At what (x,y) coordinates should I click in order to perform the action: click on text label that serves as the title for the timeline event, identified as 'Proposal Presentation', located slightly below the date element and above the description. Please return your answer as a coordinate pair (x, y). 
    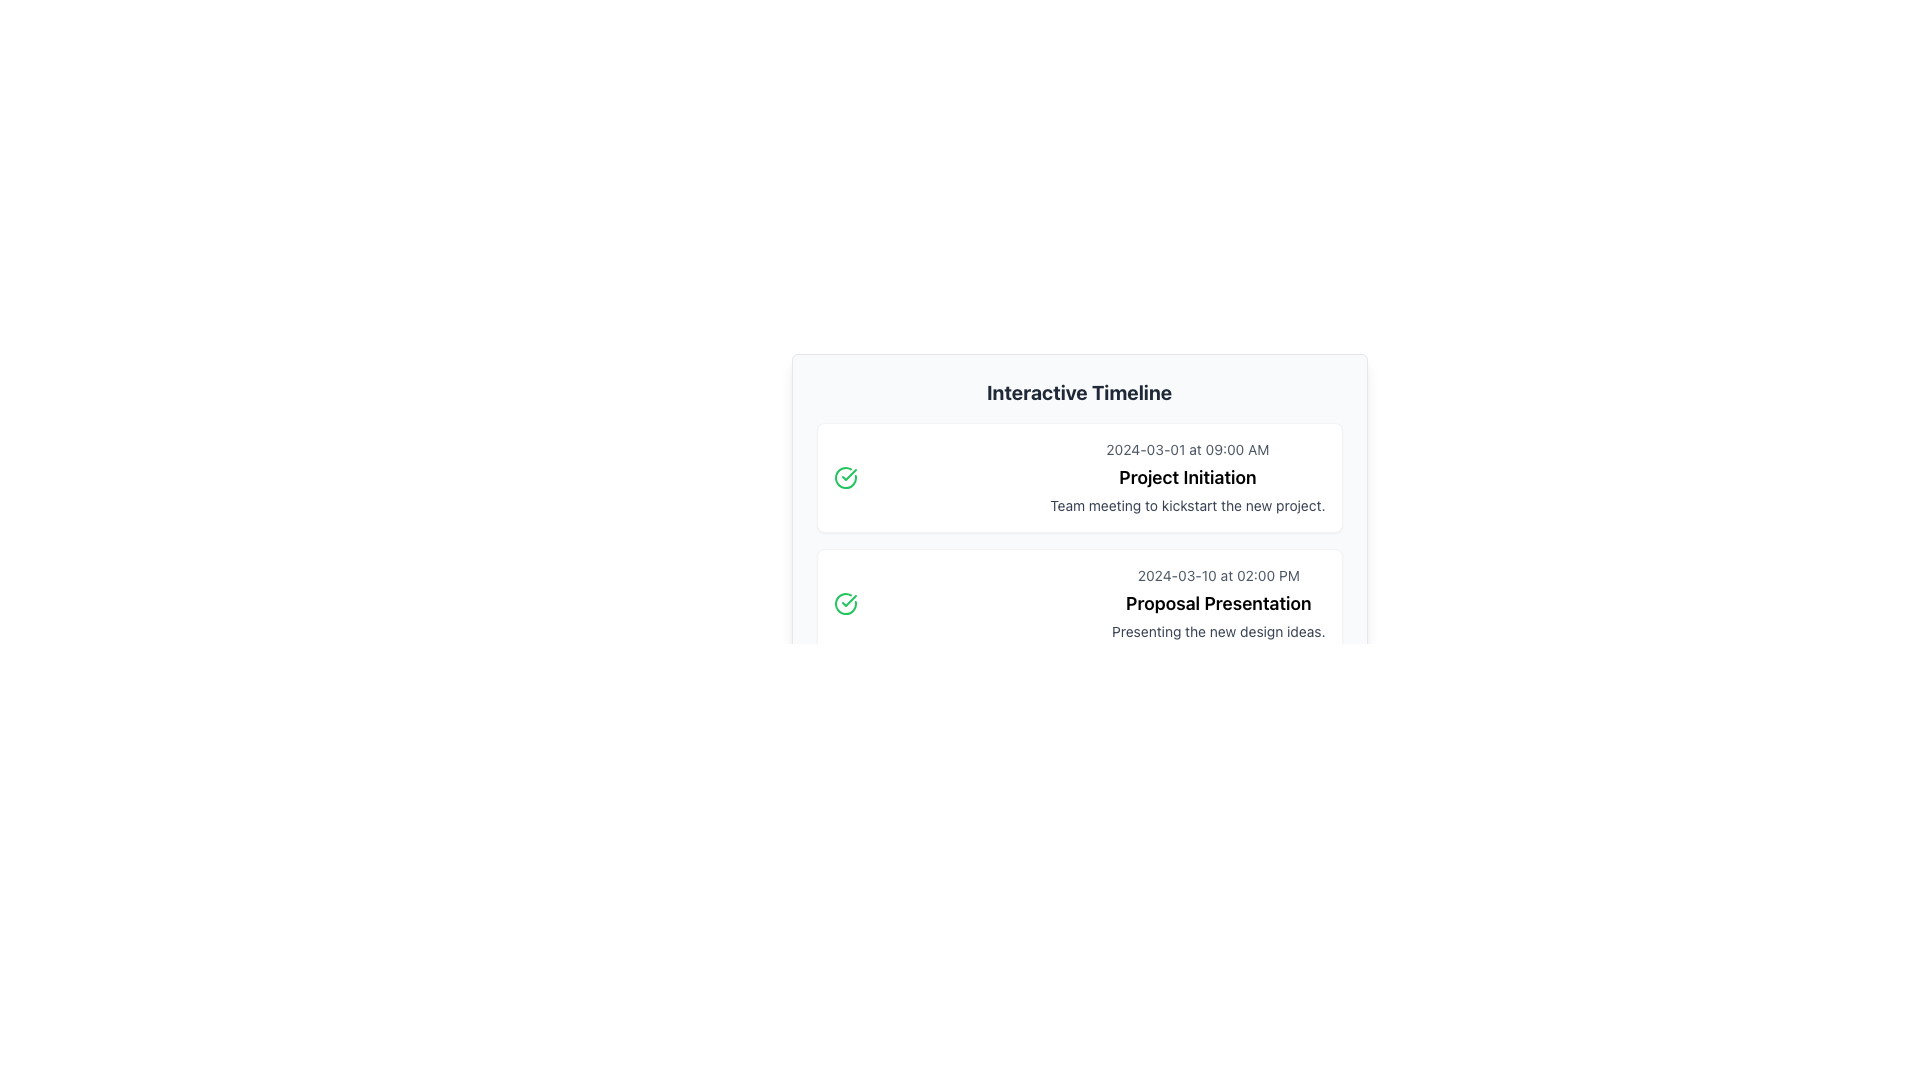
    Looking at the image, I should click on (1217, 603).